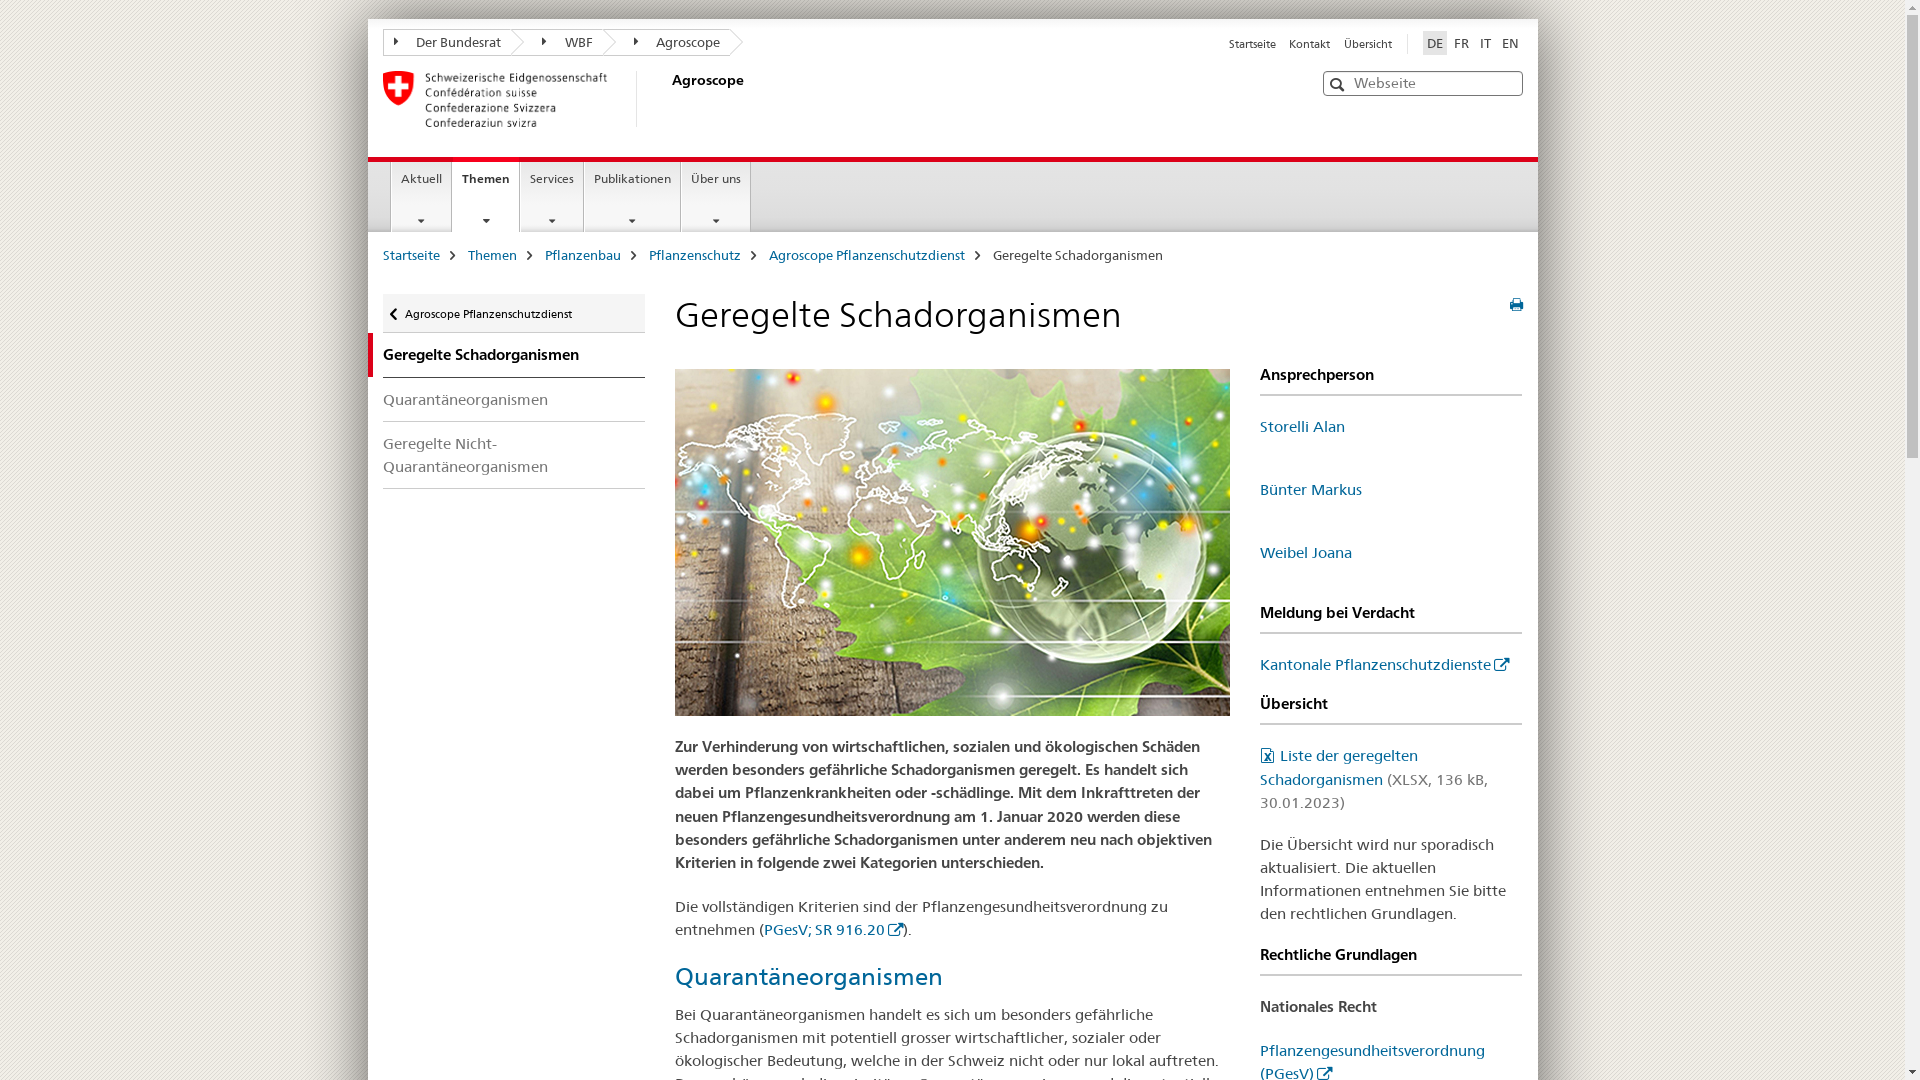  What do you see at coordinates (667, 99) in the screenshot?
I see `'Agroscope'` at bounding box center [667, 99].